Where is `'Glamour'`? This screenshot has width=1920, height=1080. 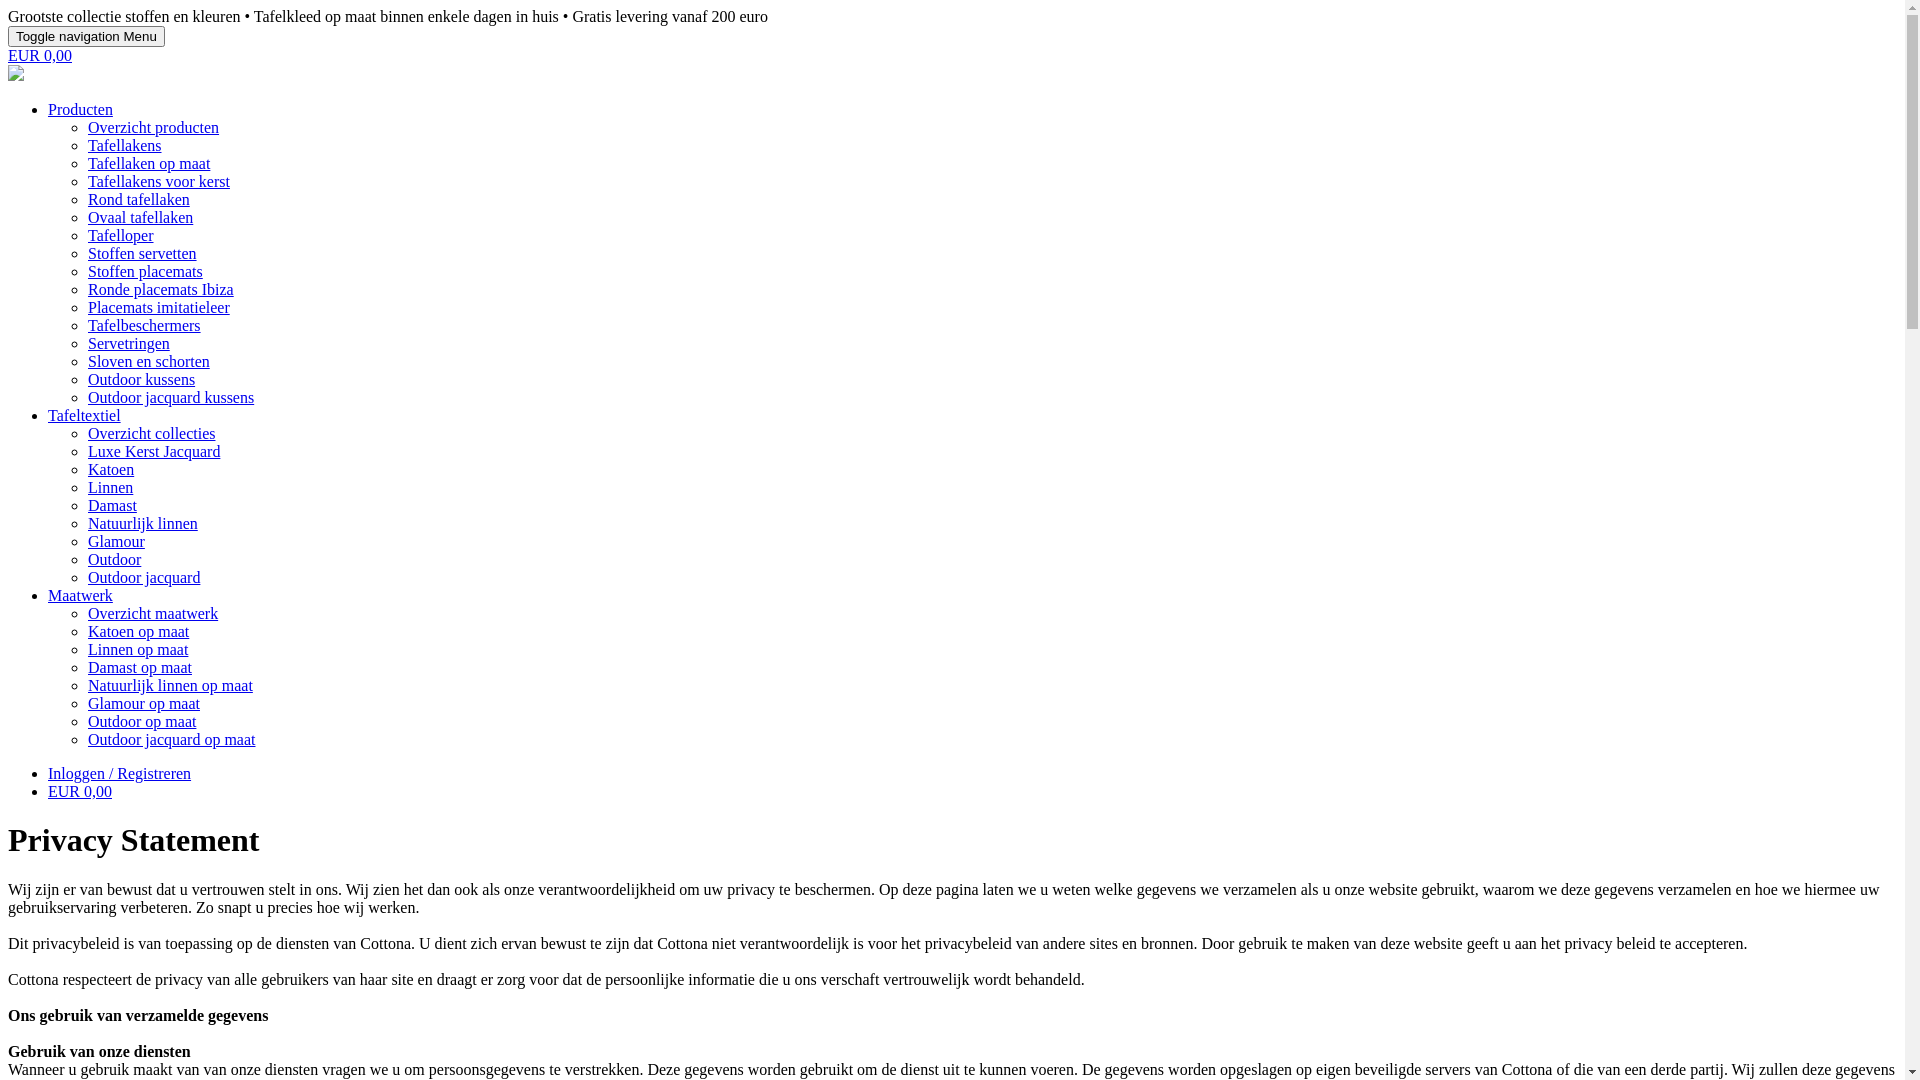 'Glamour' is located at coordinates (115, 541).